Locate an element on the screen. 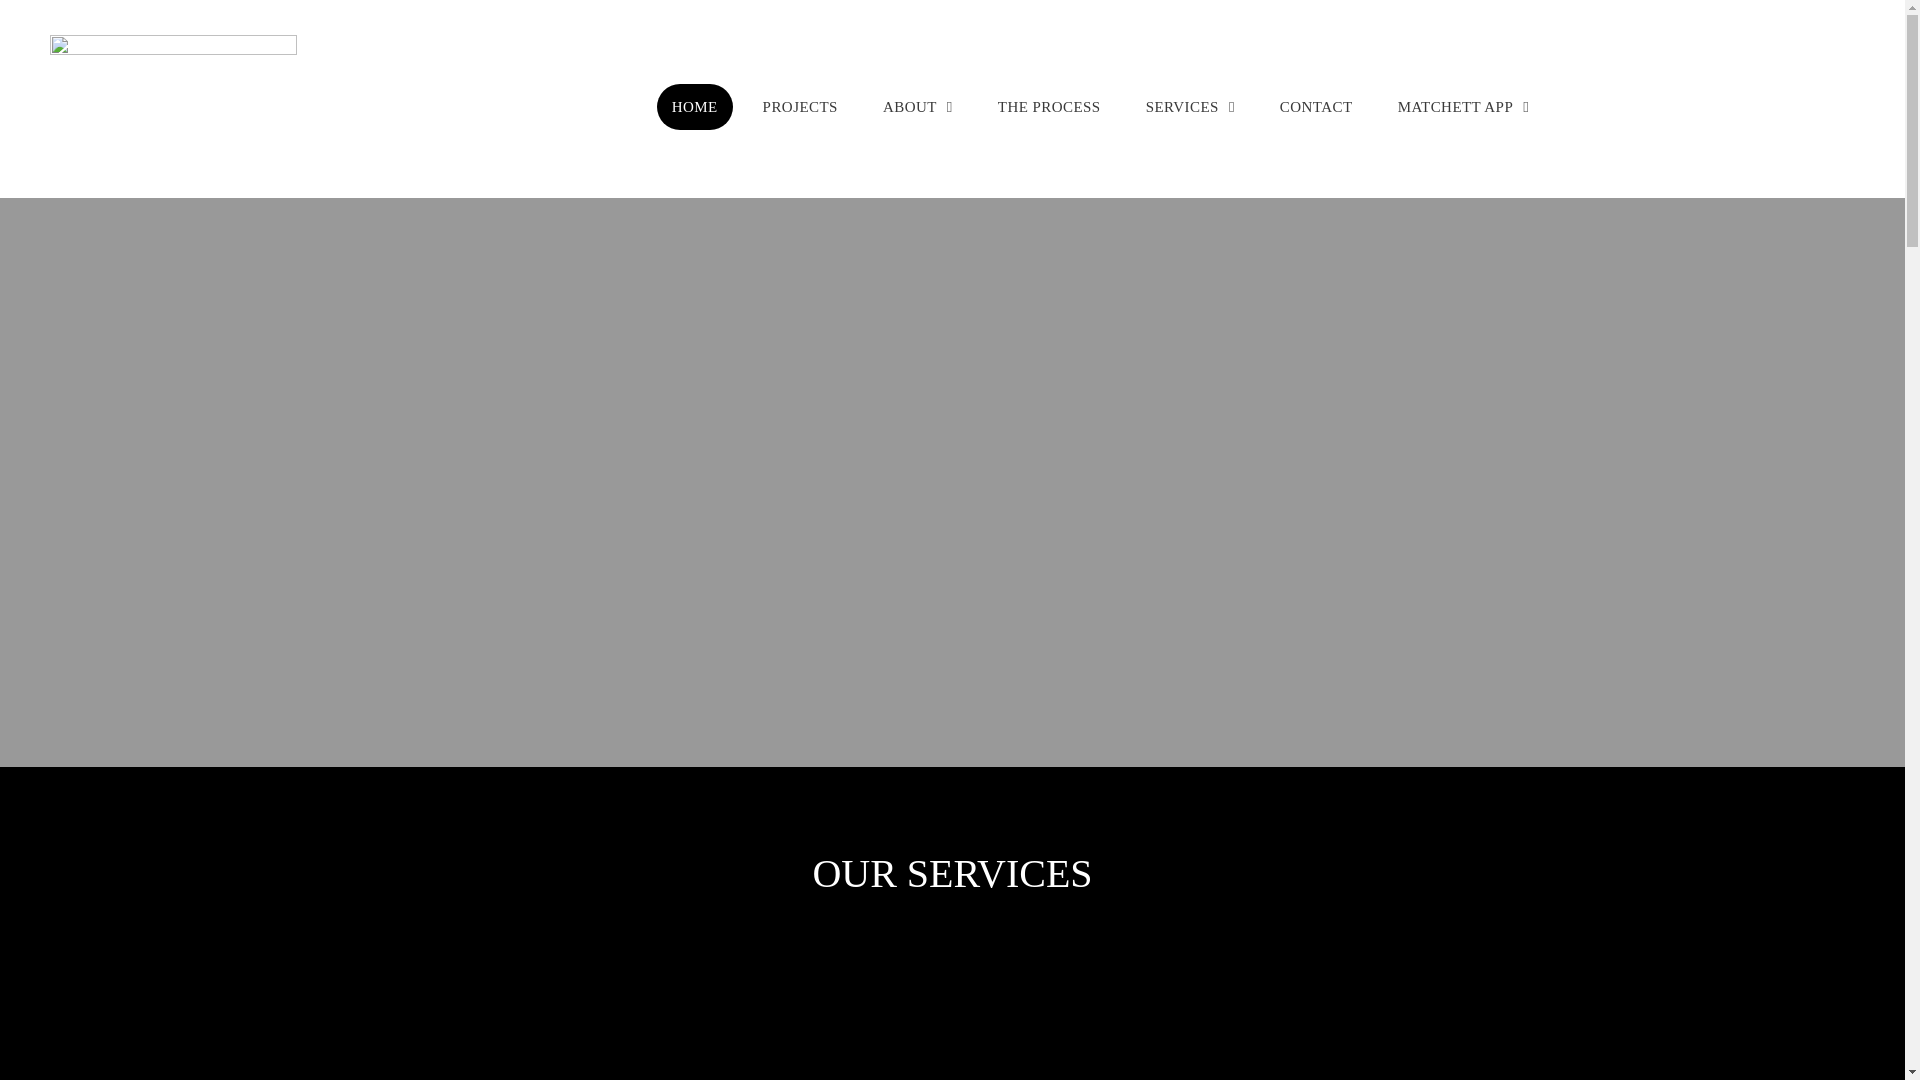 Image resolution: width=1920 pixels, height=1080 pixels. 'PROJECTS' is located at coordinates (800, 107).